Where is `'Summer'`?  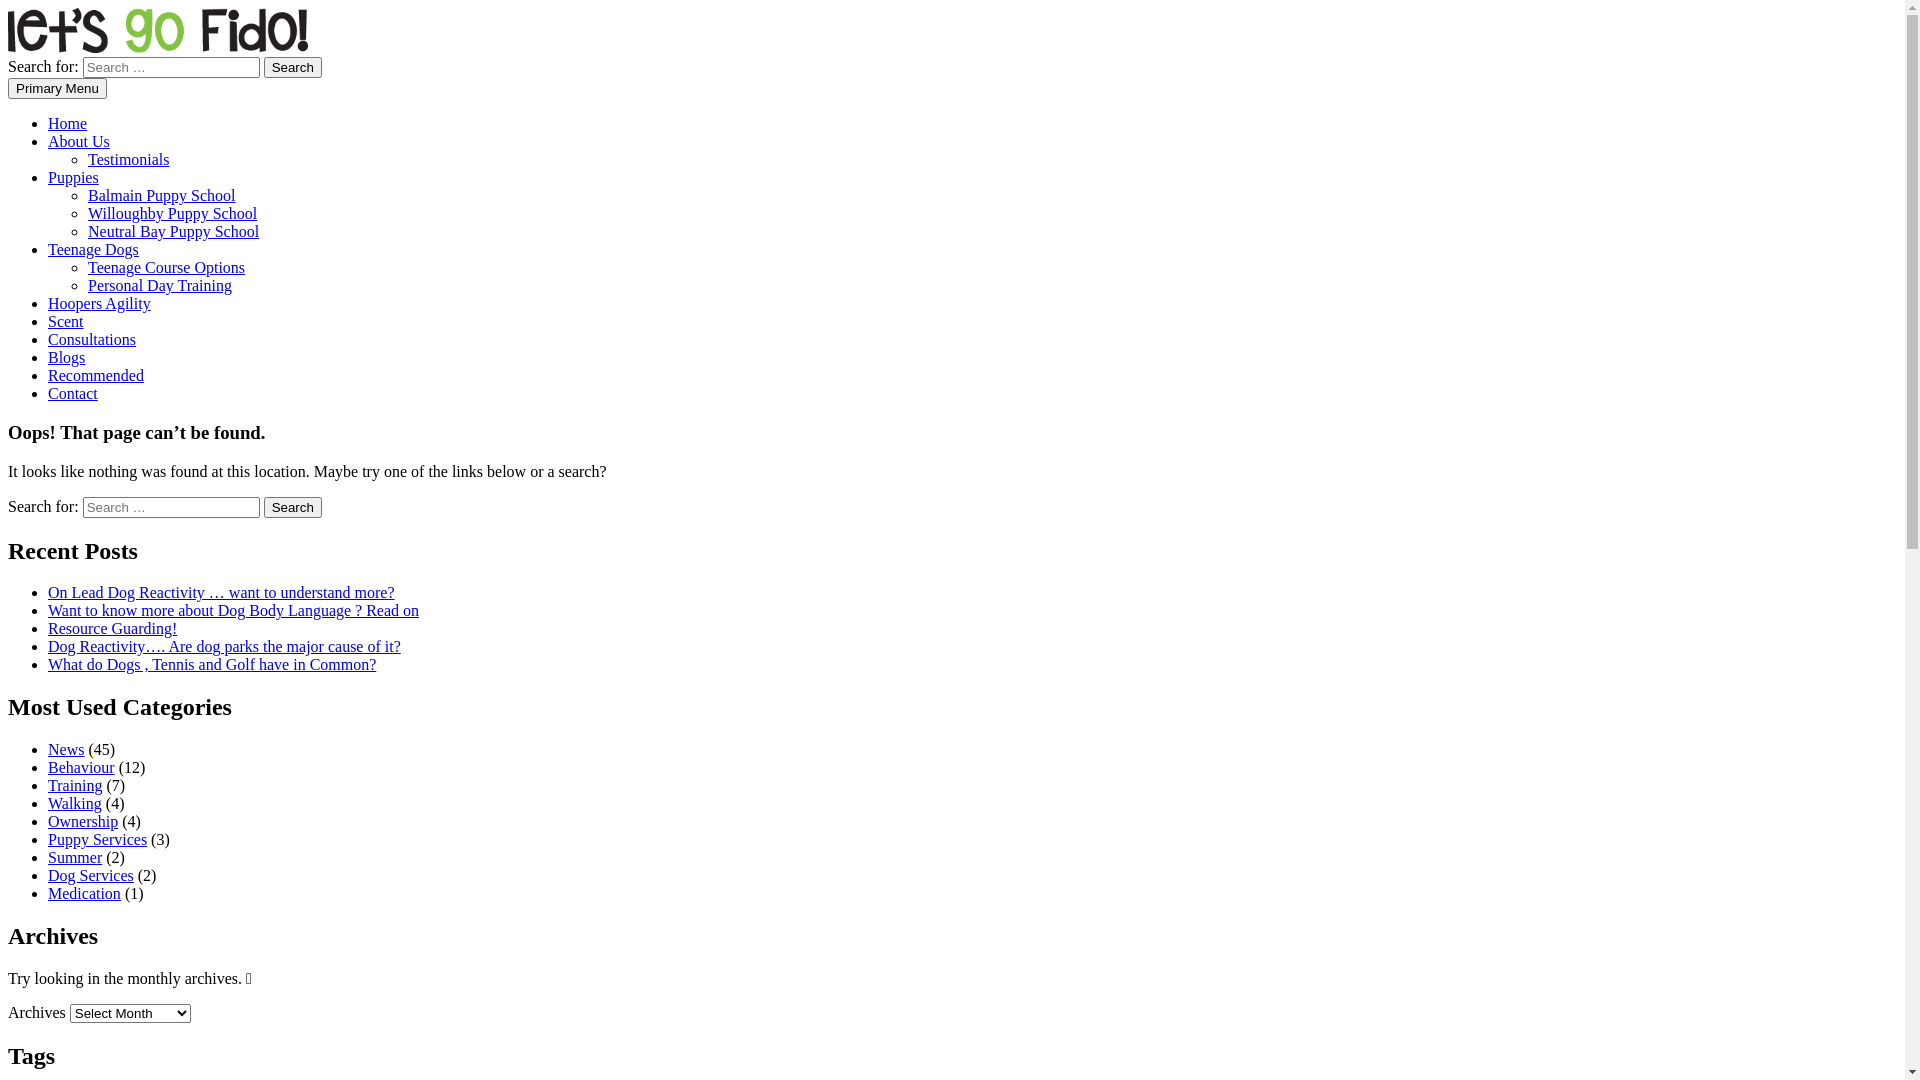
'Summer' is located at coordinates (75, 856).